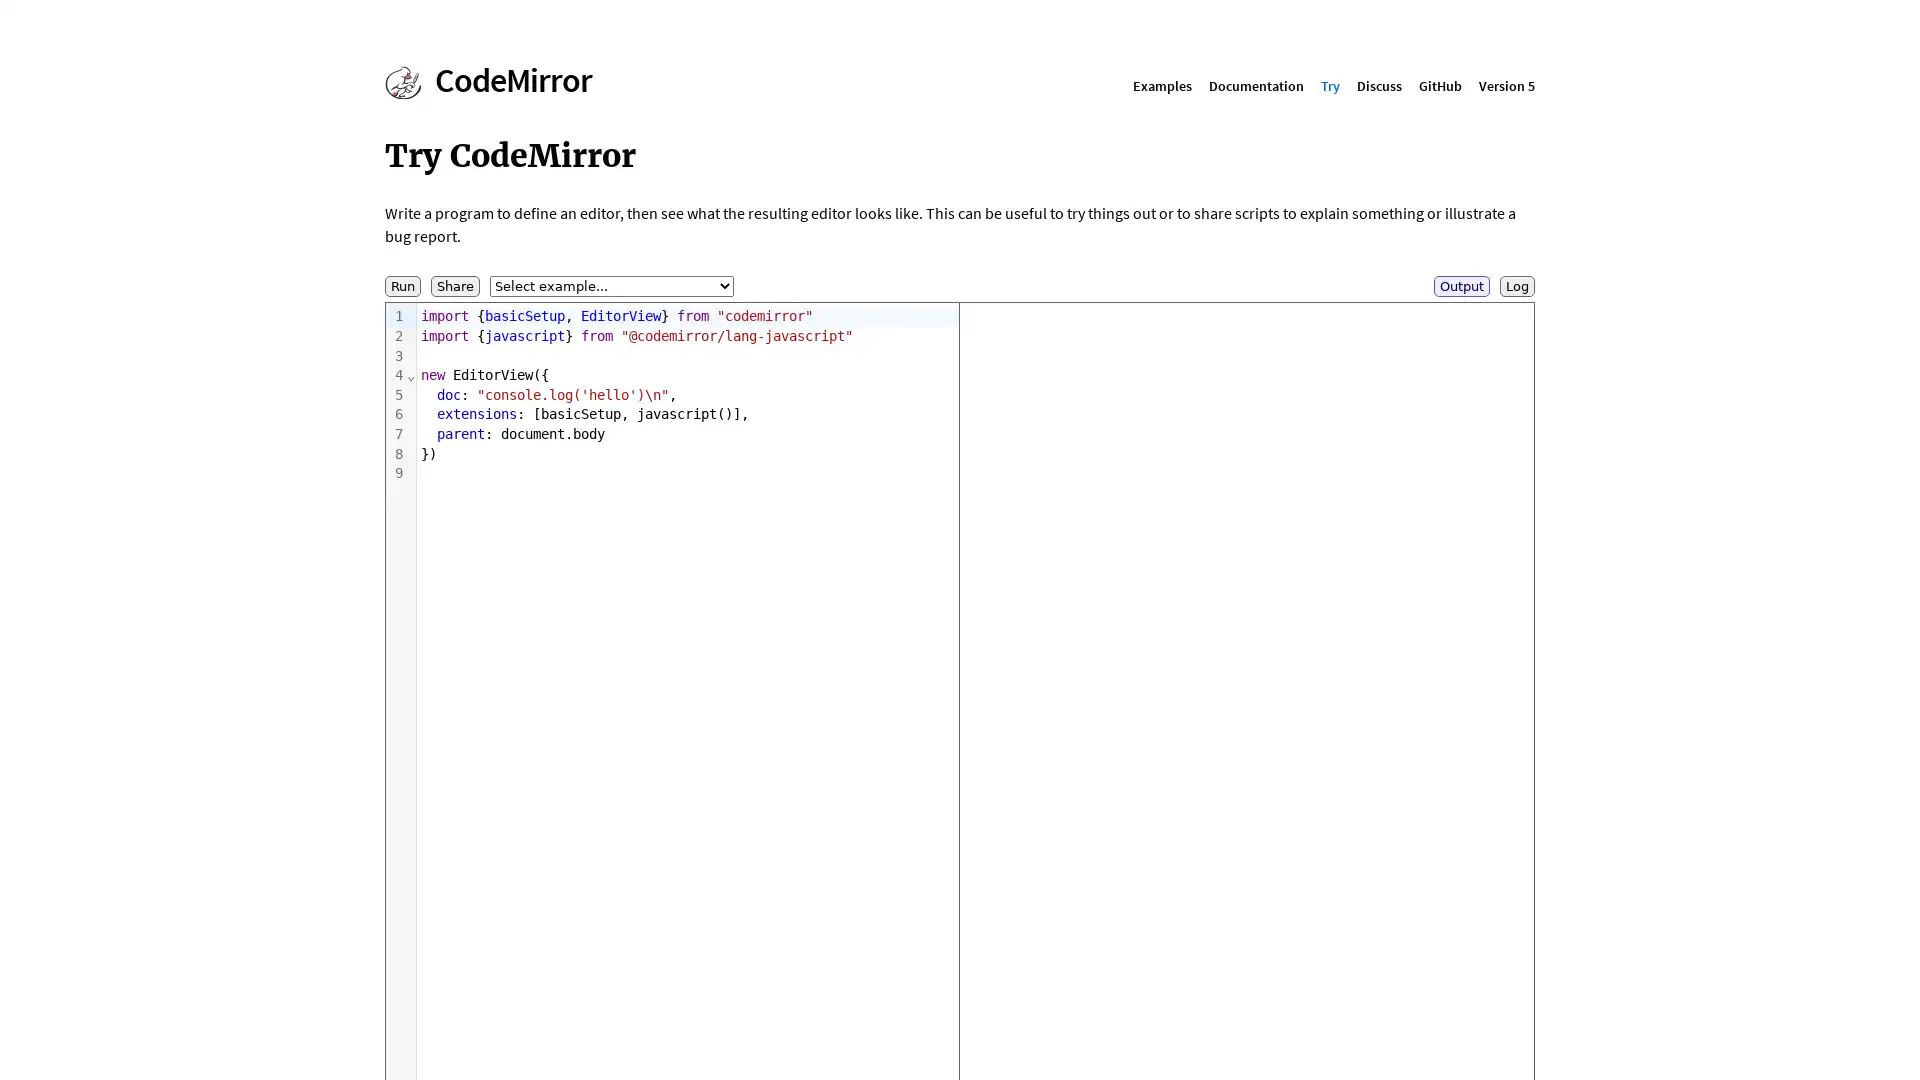  Describe the element at coordinates (1462, 286) in the screenshot. I see `Show code (Ctrl-Shift-2)` at that location.